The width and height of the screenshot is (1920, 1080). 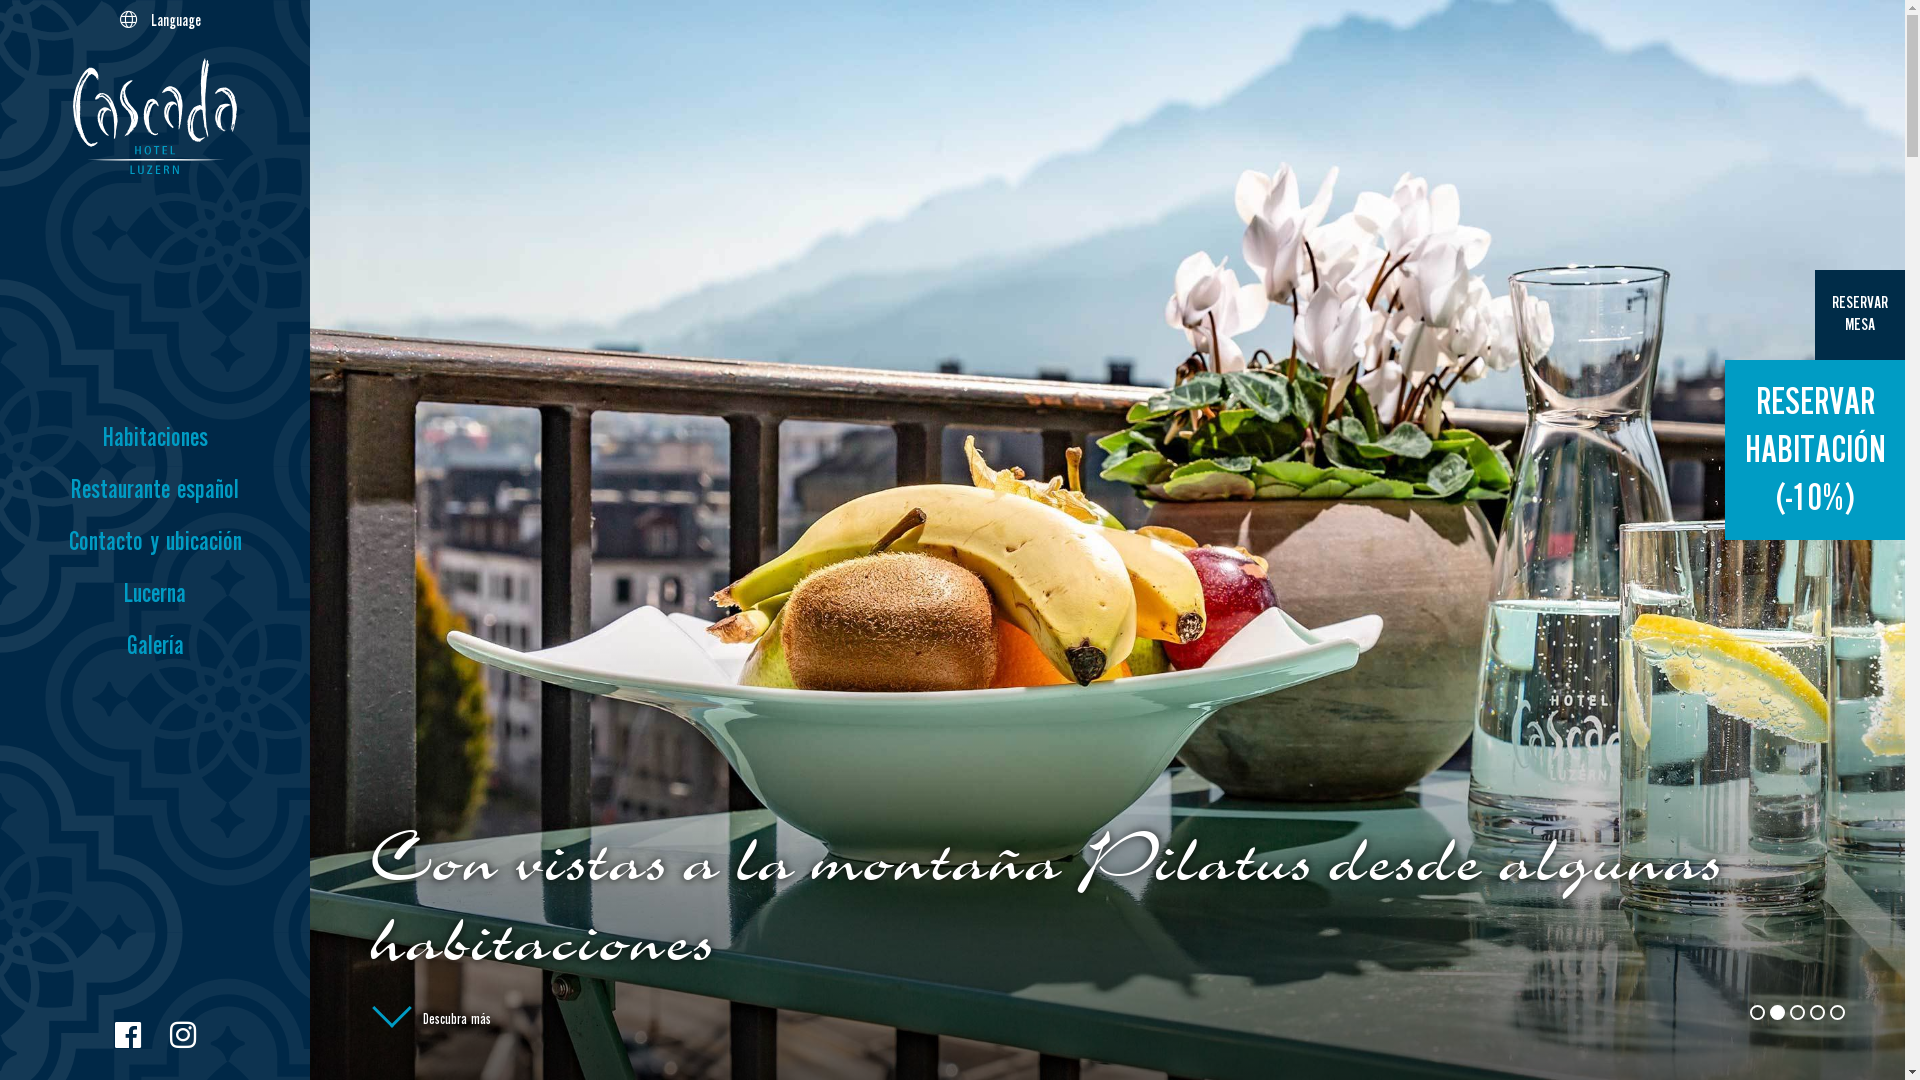 I want to click on 'Habitaciones', so click(x=153, y=437).